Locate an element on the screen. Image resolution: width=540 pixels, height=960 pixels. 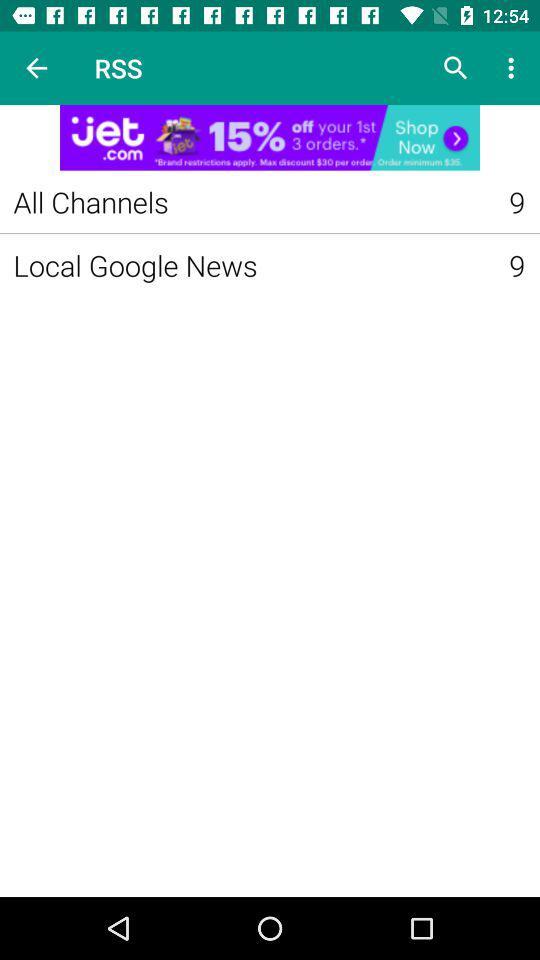
what to search is located at coordinates (455, 68).